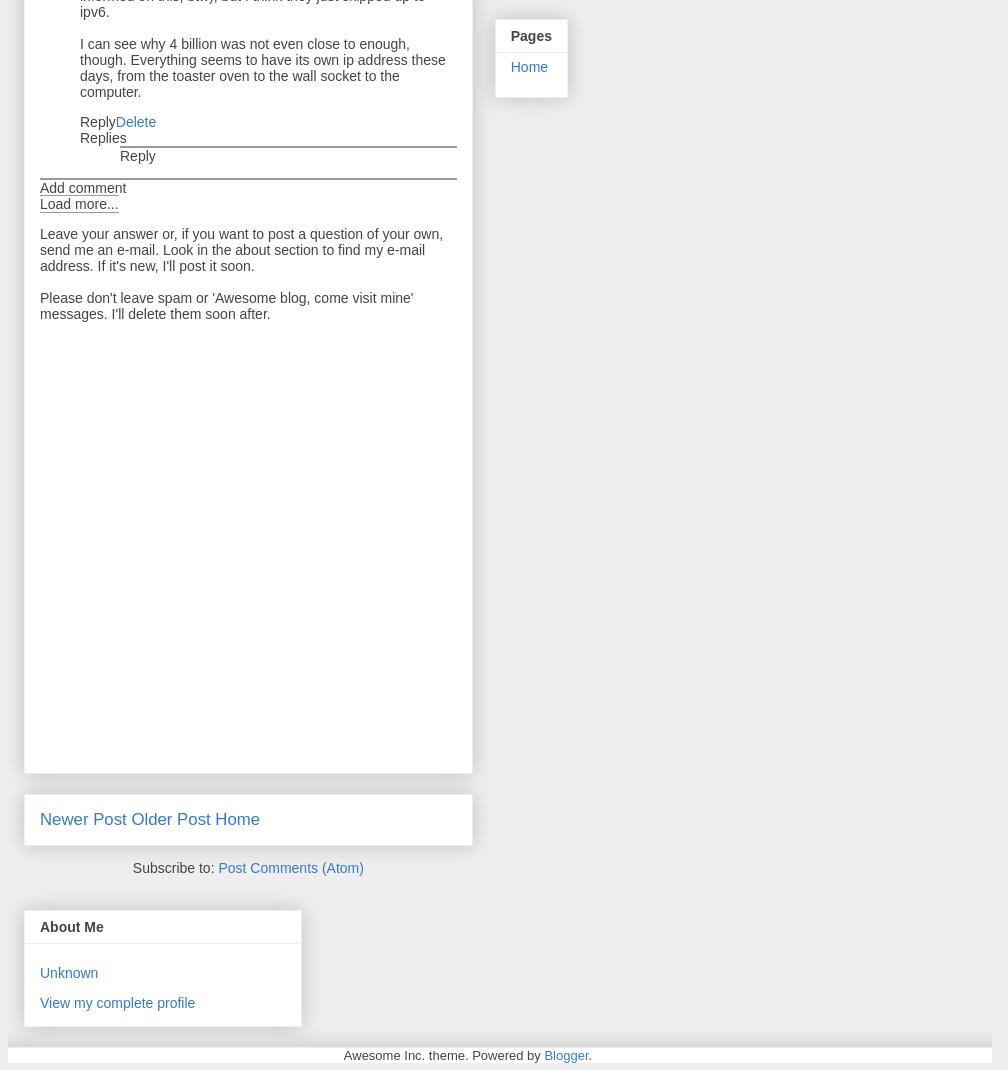 Image resolution: width=1008 pixels, height=1070 pixels. What do you see at coordinates (135, 121) in the screenshot?
I see `'Delete'` at bounding box center [135, 121].